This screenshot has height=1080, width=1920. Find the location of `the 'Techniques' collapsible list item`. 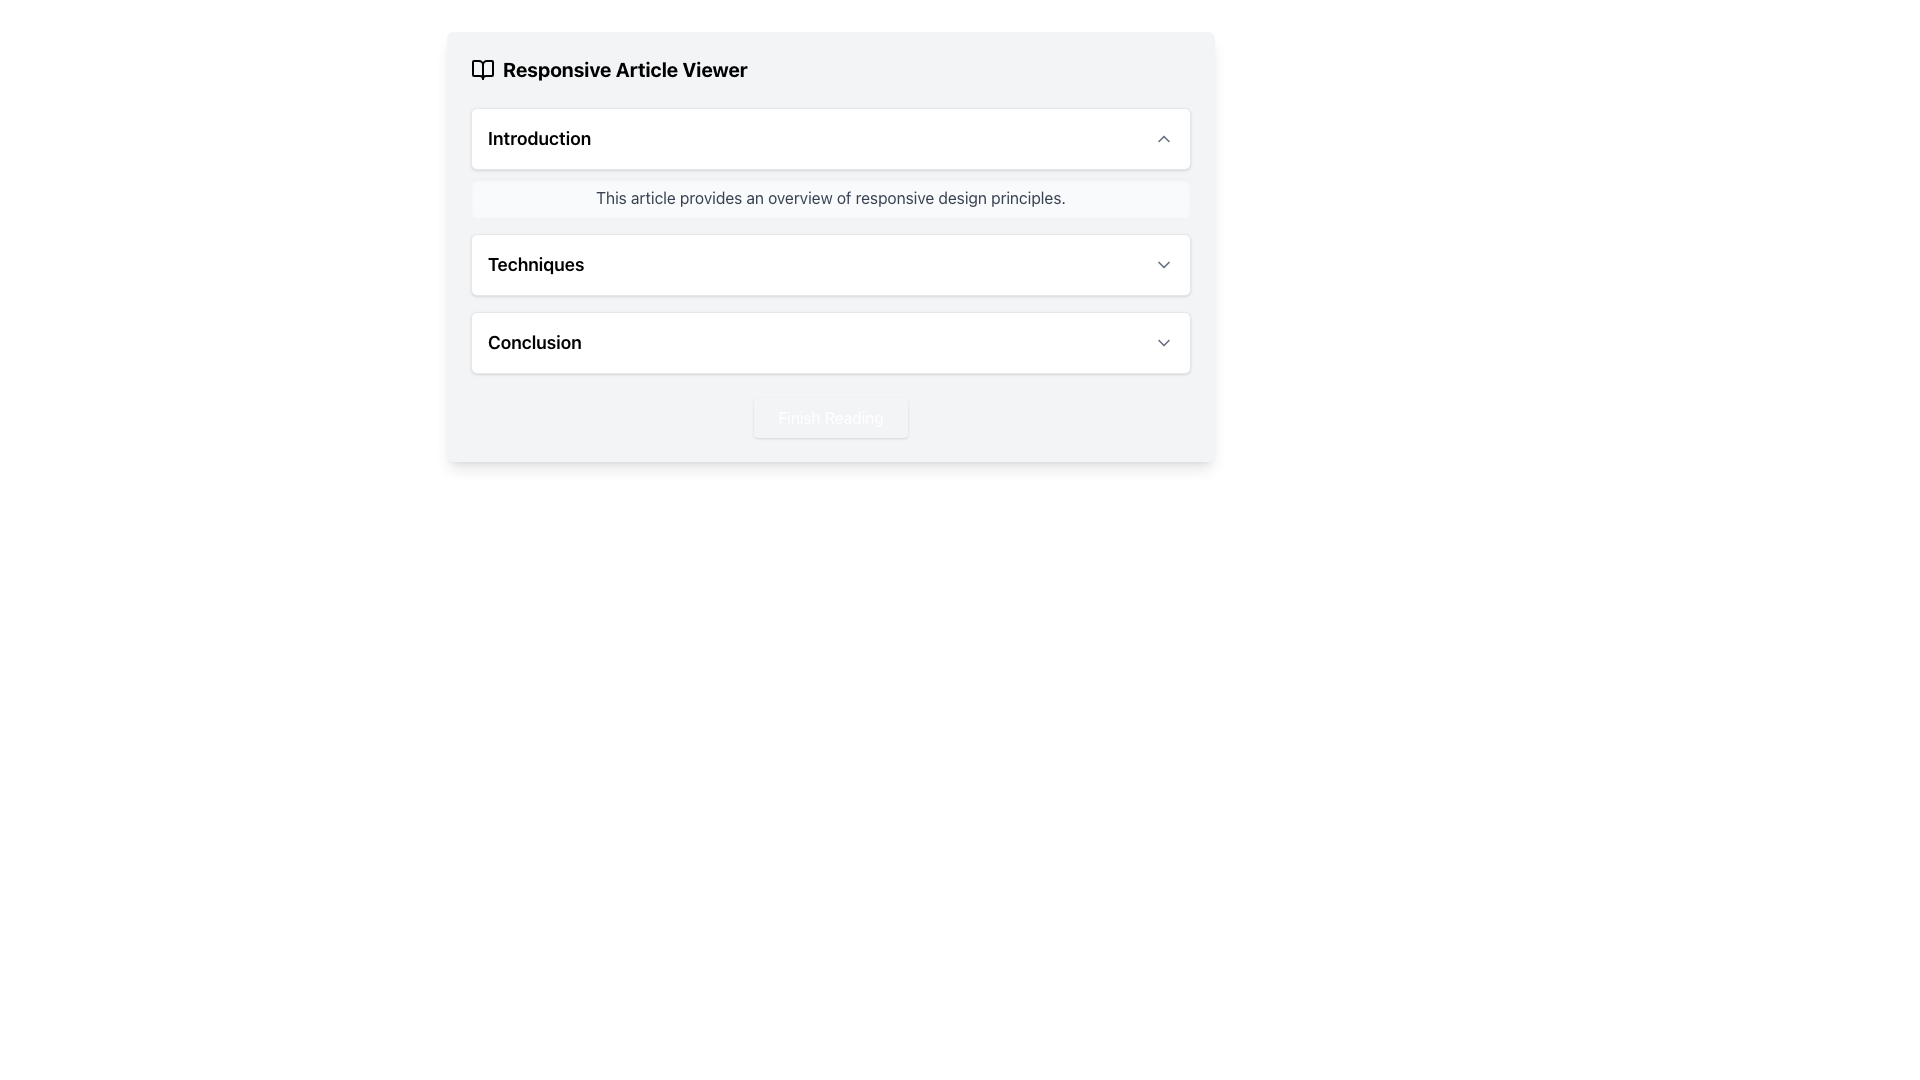

the 'Techniques' collapsible list item is located at coordinates (830, 264).